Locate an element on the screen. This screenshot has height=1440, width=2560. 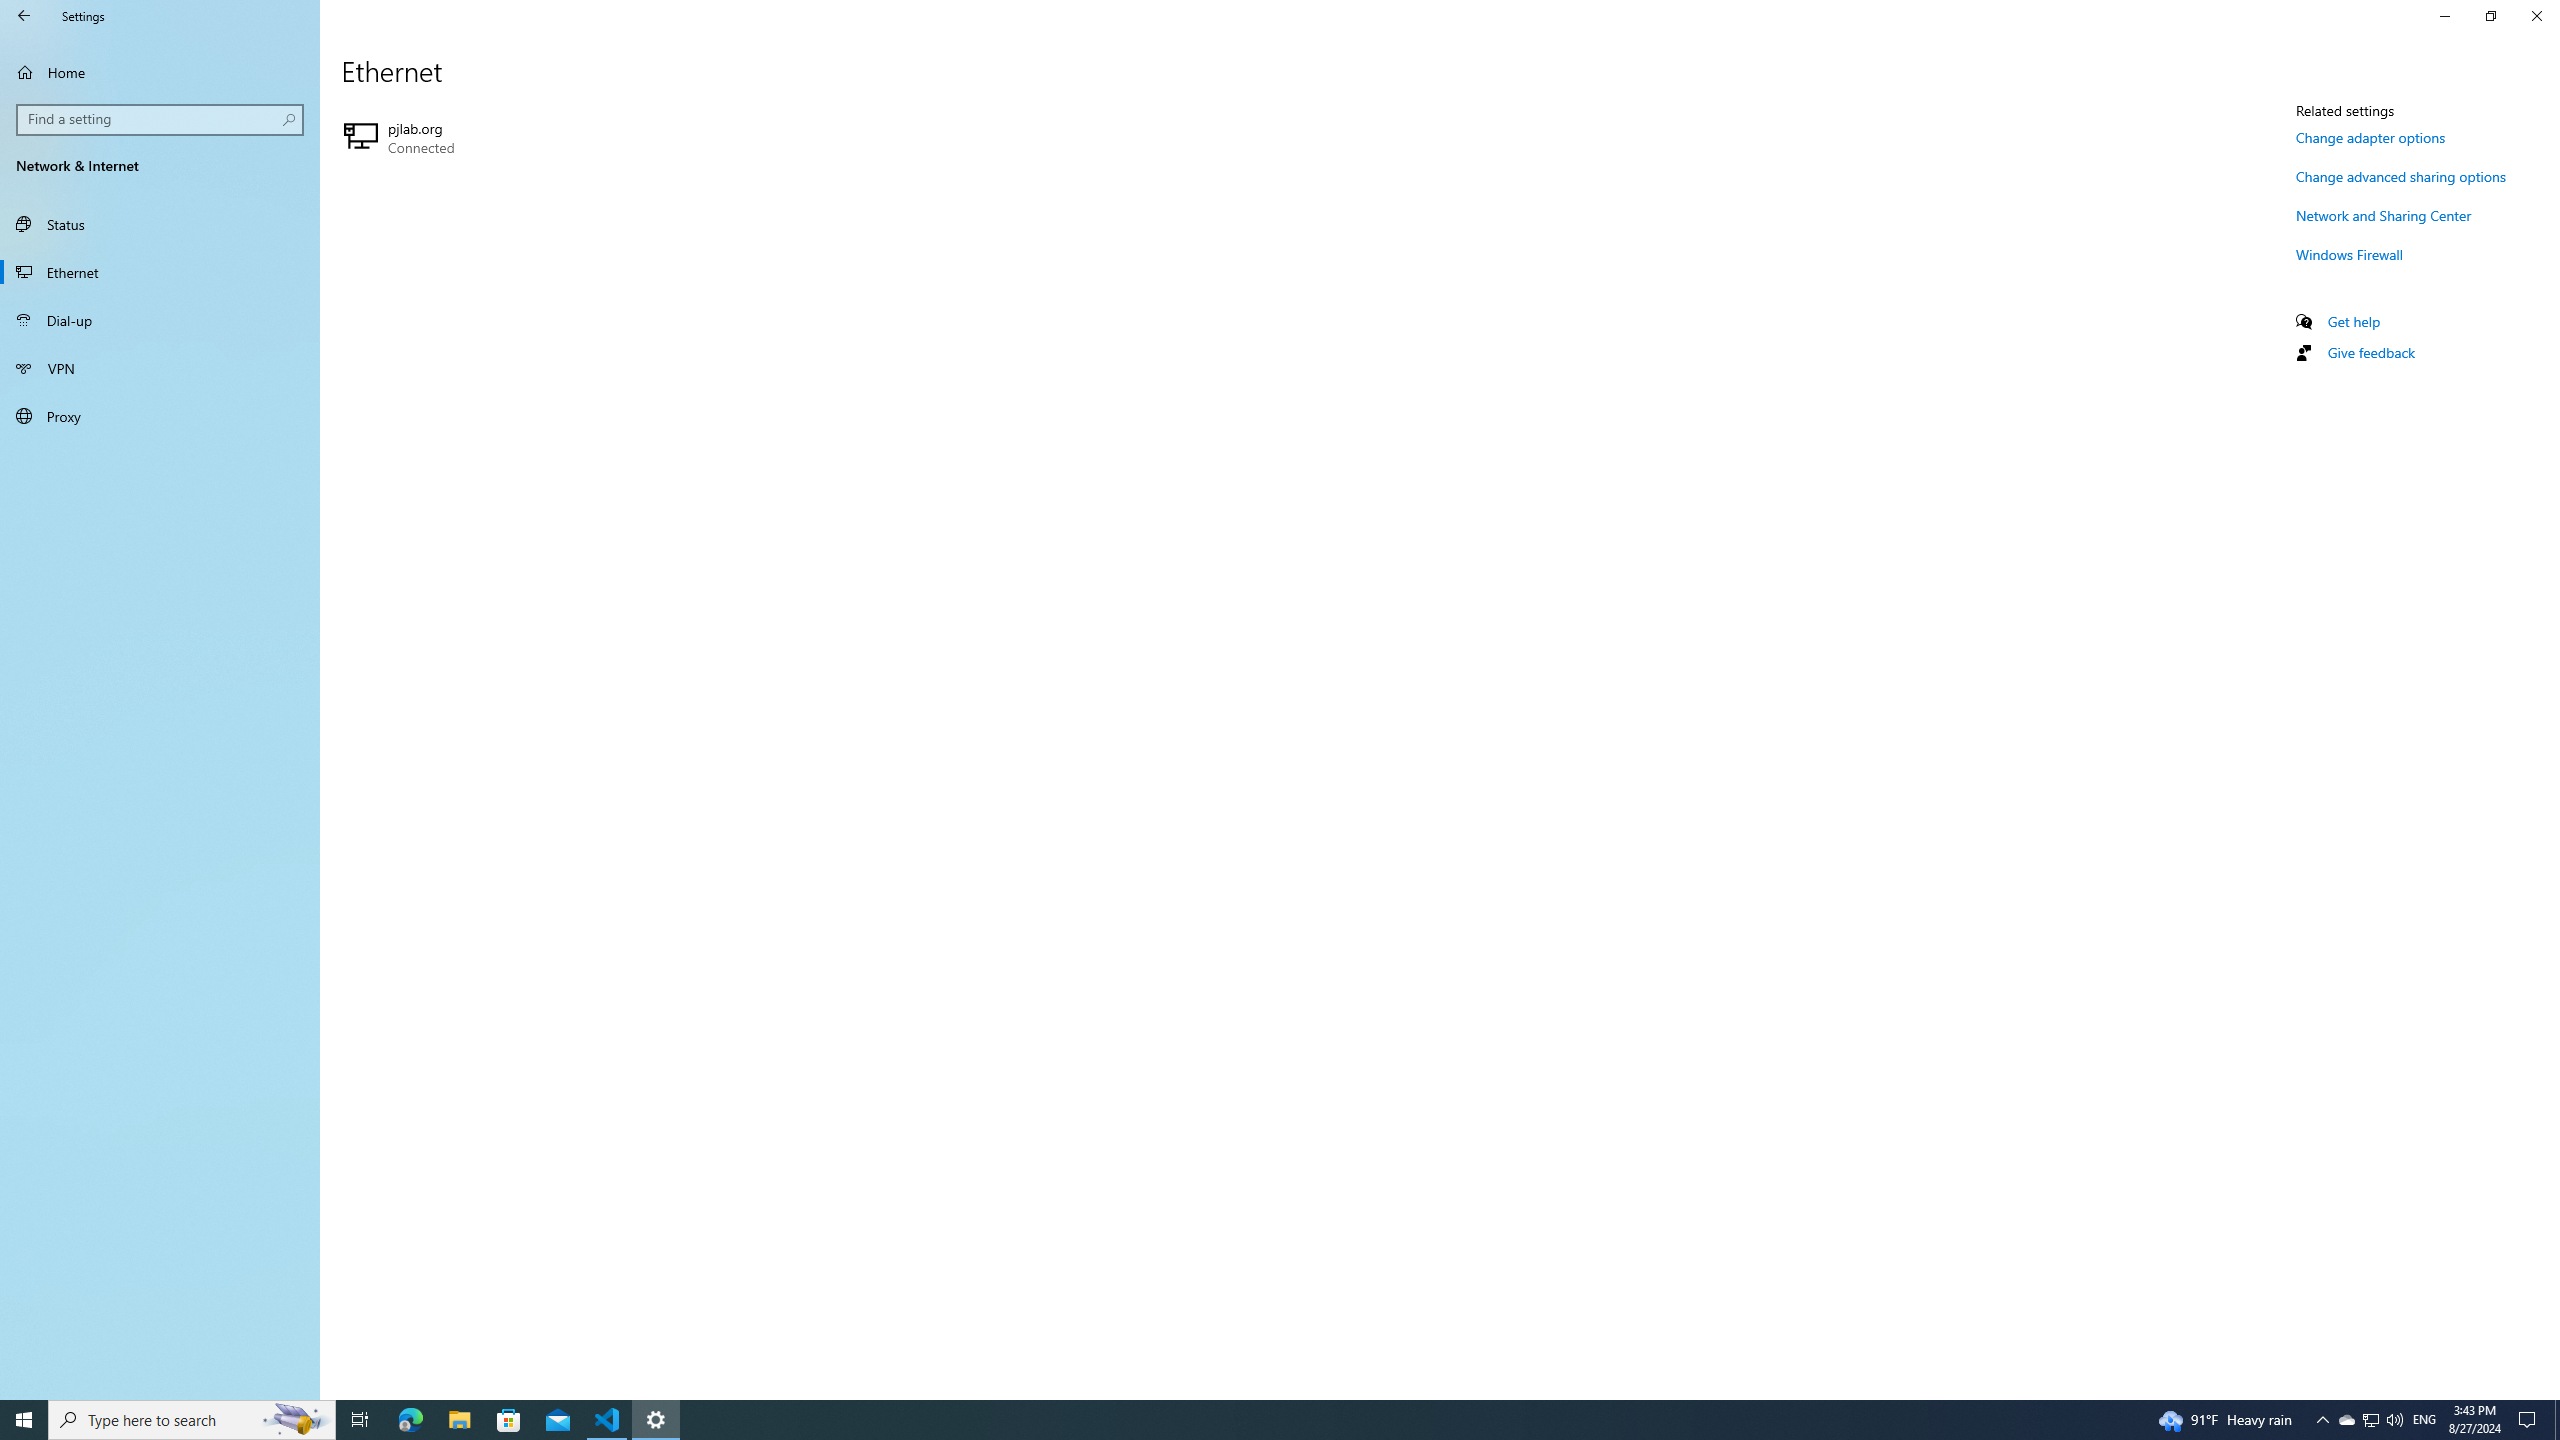
'Give feedback' is located at coordinates (2369, 352).